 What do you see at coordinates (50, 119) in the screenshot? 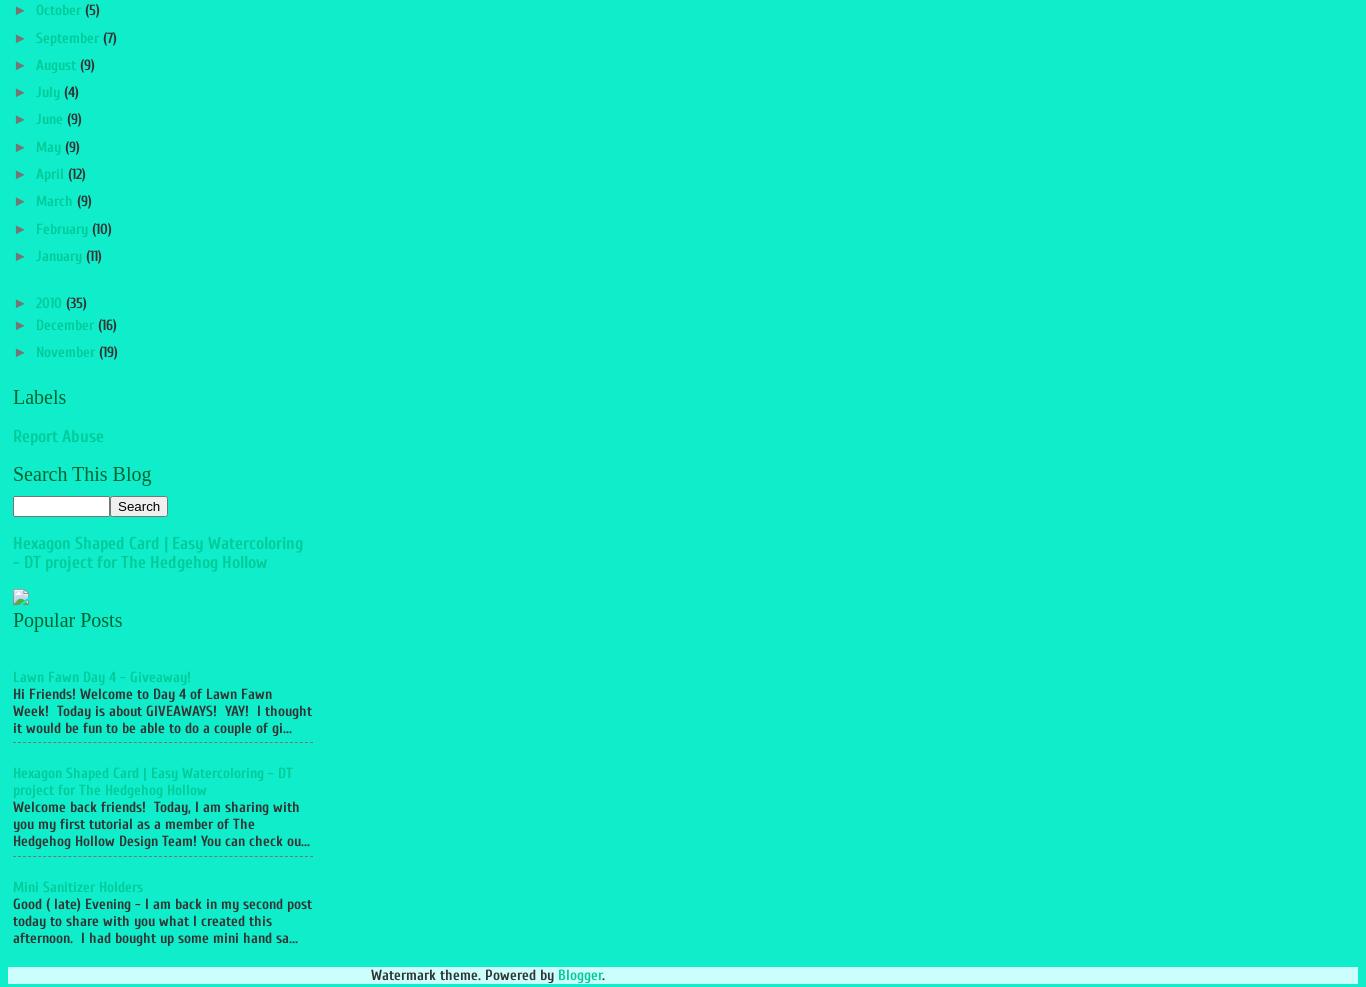
I see `'June'` at bounding box center [50, 119].